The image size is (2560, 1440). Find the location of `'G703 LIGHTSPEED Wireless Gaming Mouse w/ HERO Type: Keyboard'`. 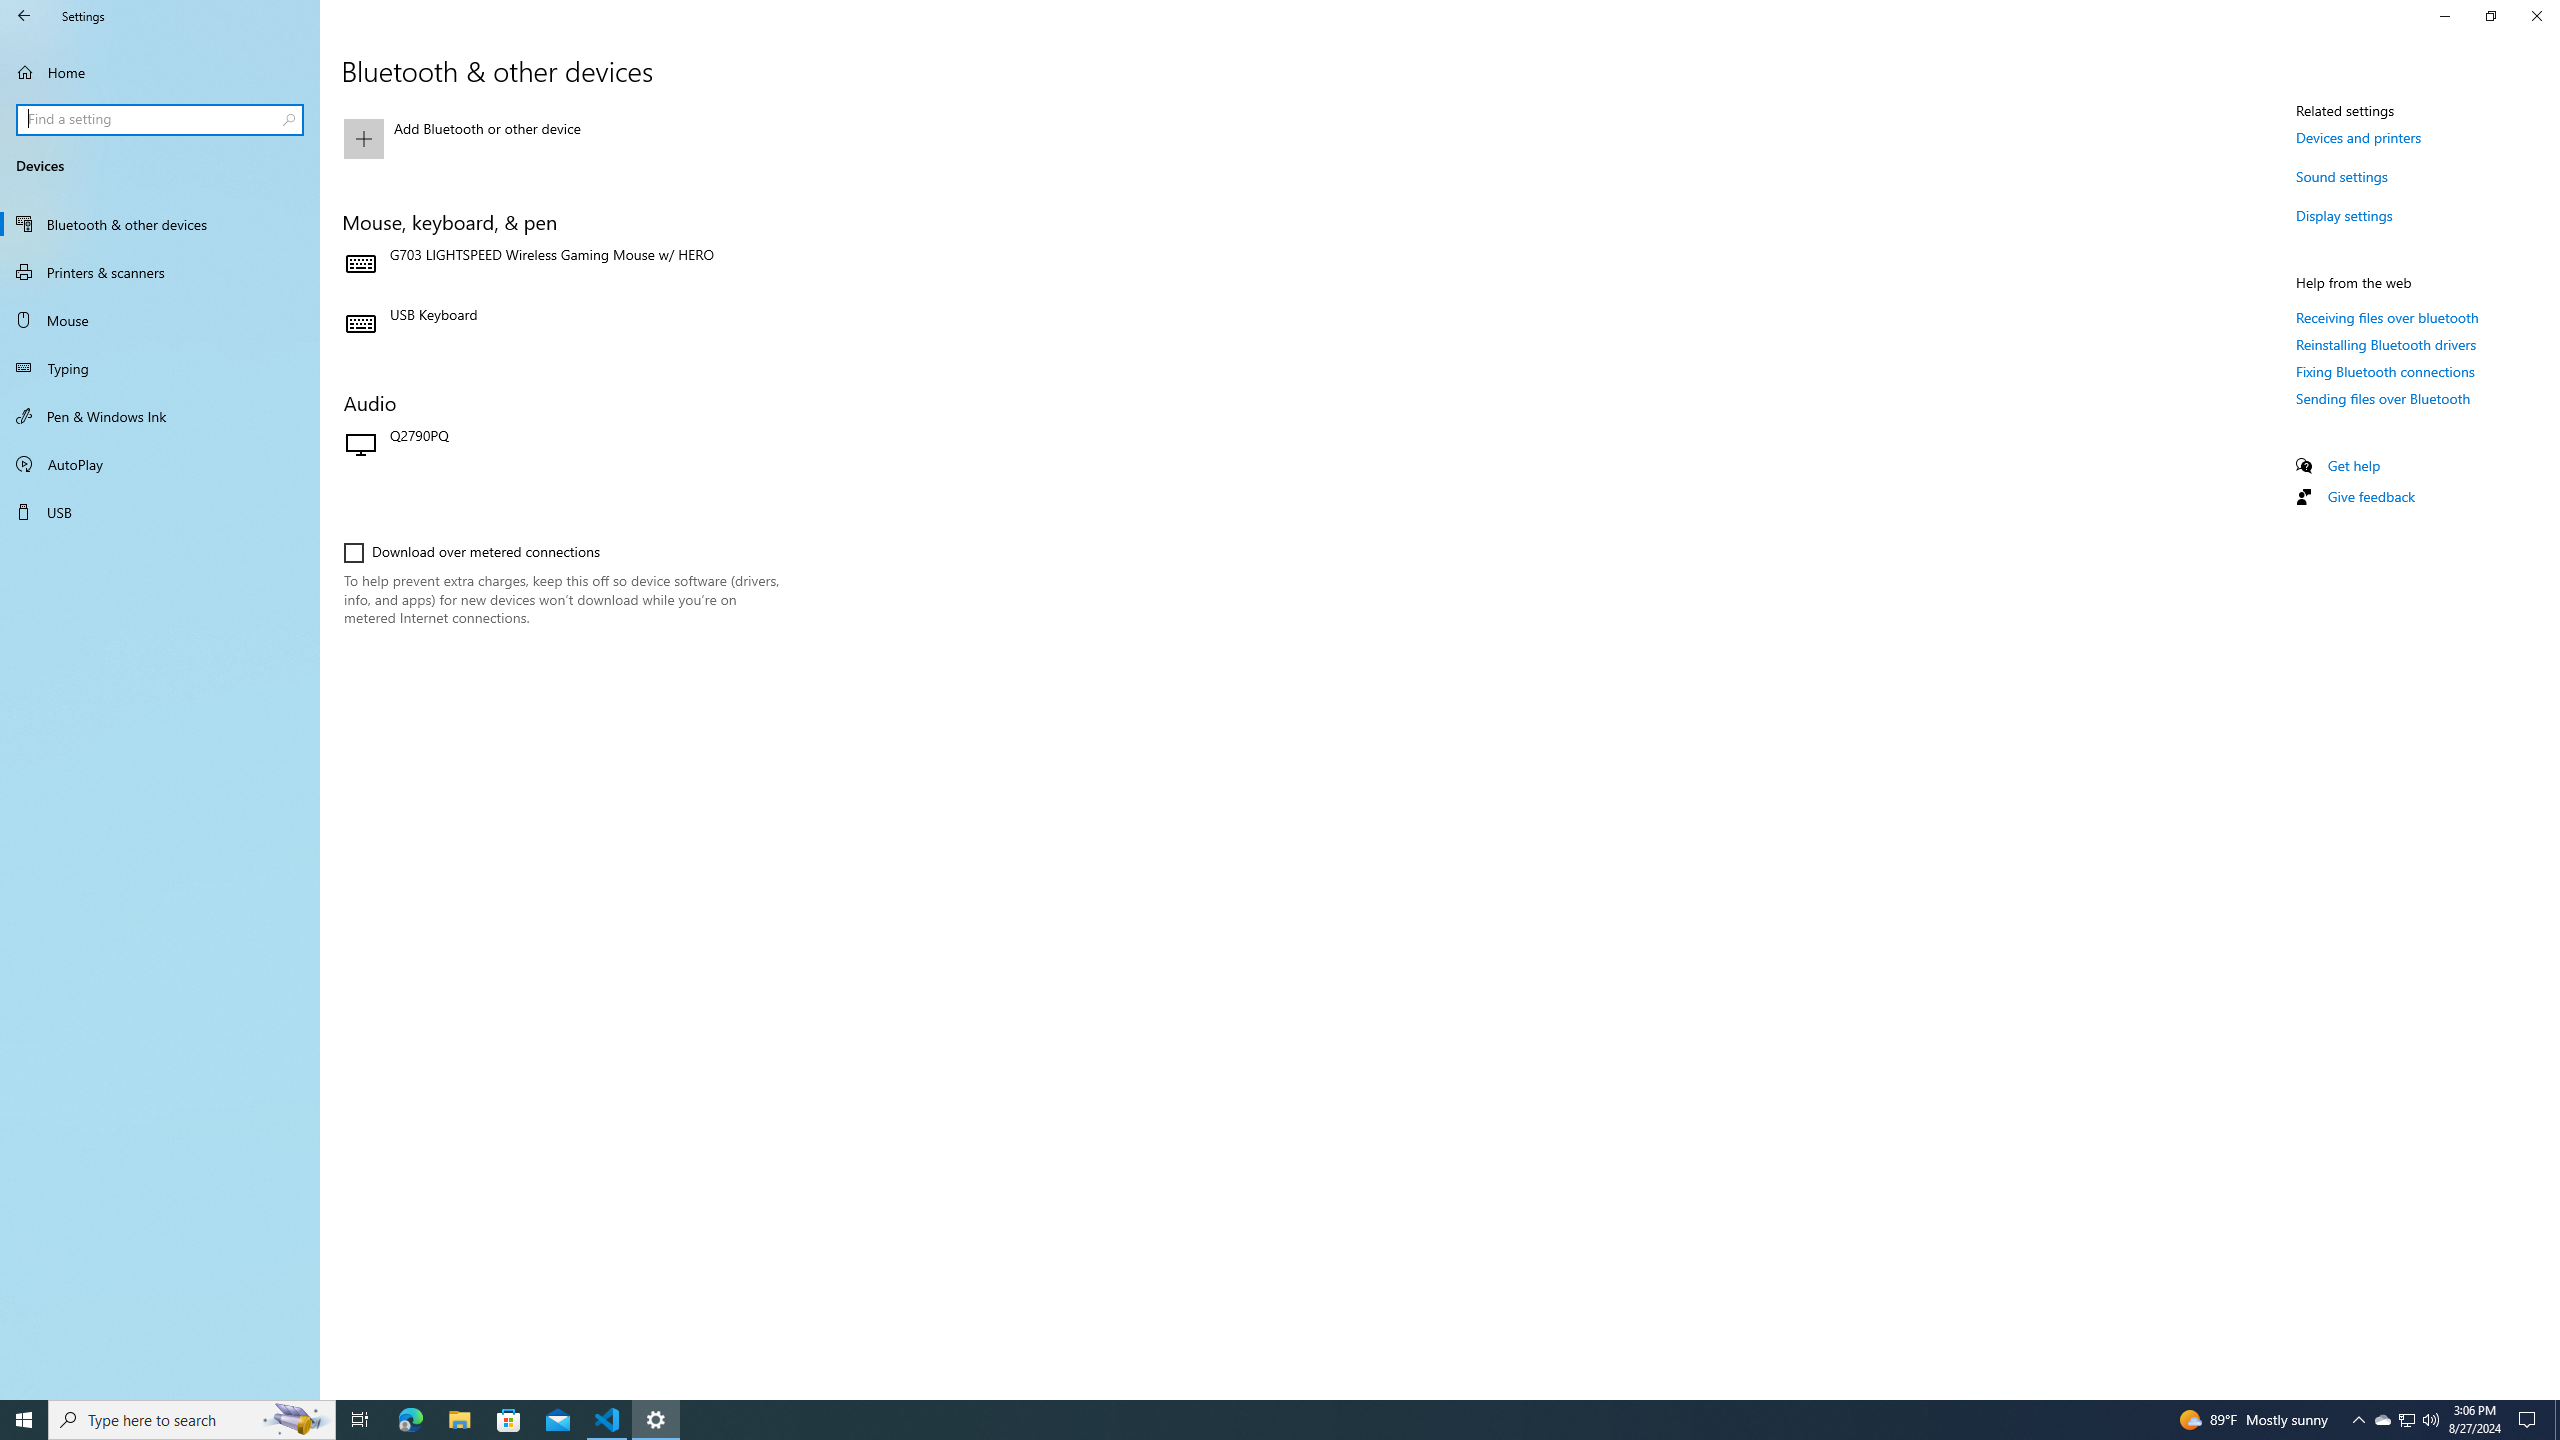

'G703 LIGHTSPEED Wireless Gaming Mouse w/ HERO Type: Keyboard' is located at coordinates (560, 264).